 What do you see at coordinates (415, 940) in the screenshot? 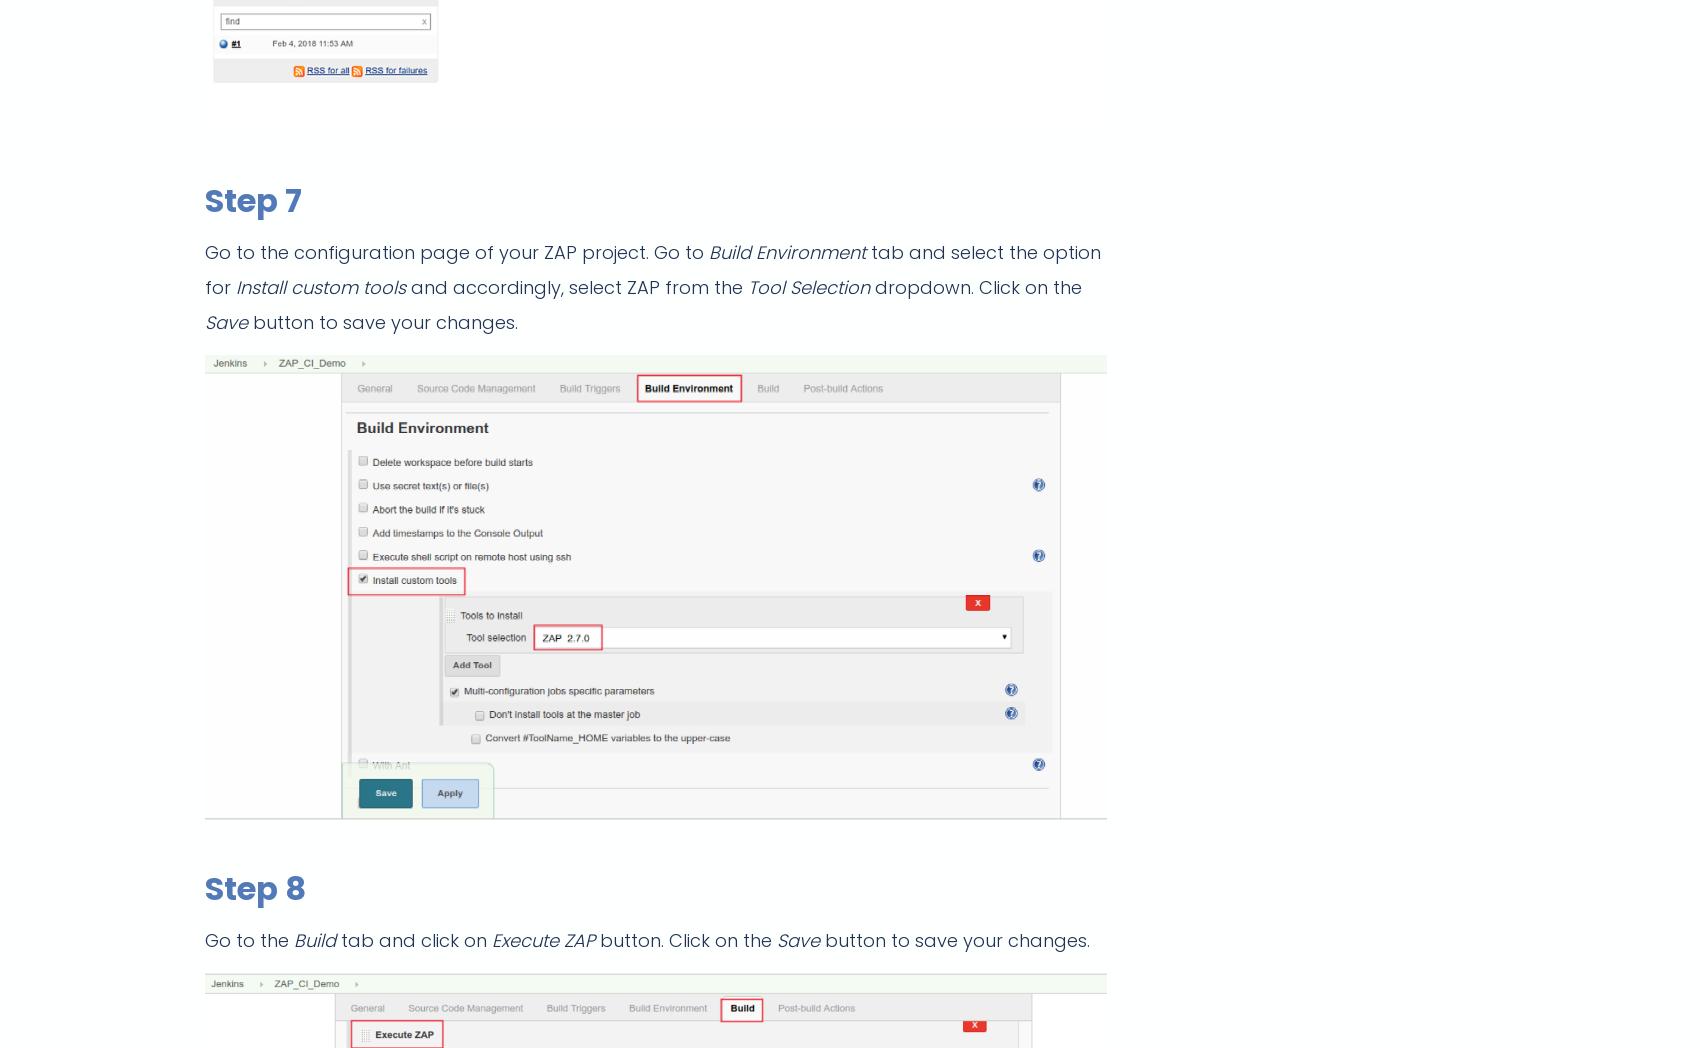
I see `'tab and click on'` at bounding box center [415, 940].